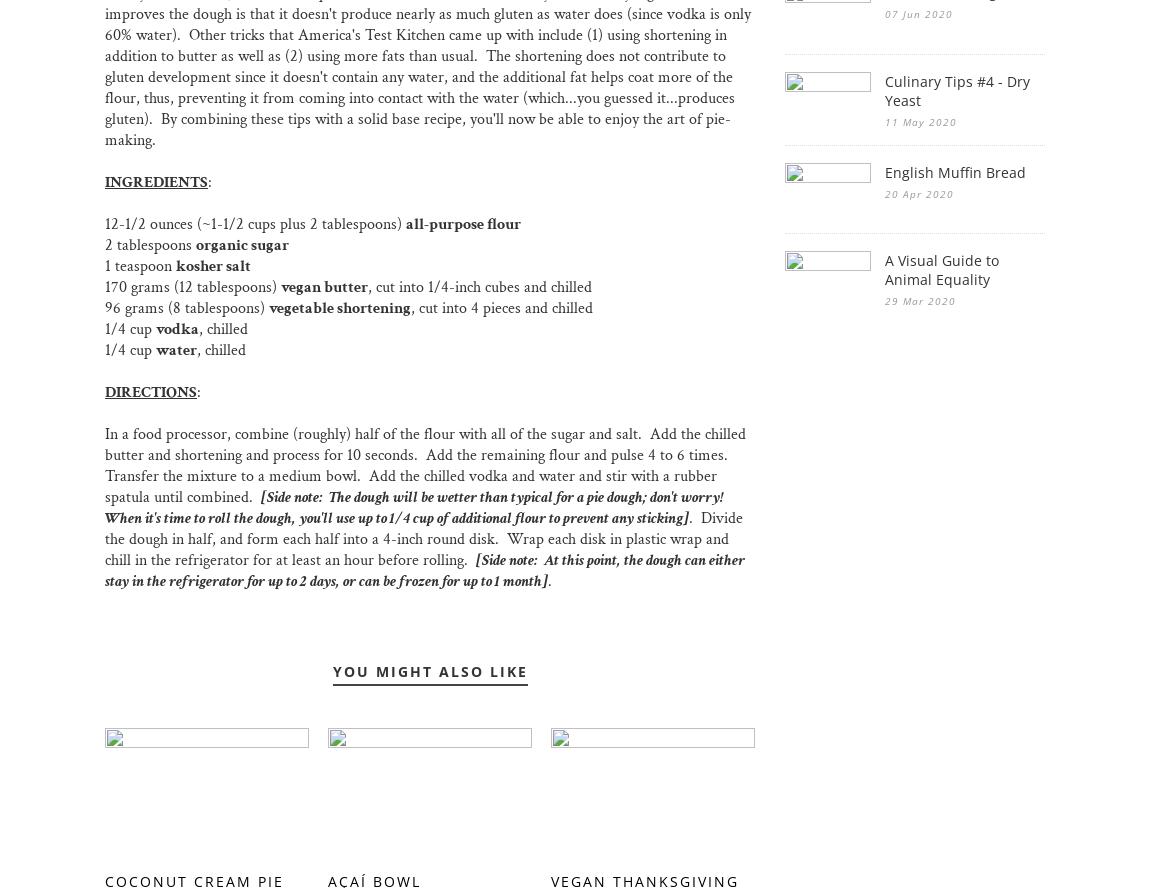 The height and width of the screenshot is (888, 1150). Describe the element at coordinates (103, 570) in the screenshot. I see `'[Side note:  At this point, the dough can either stay in the refrigerator for up to 2 days, or can be frozen for up to 1 month]'` at that location.